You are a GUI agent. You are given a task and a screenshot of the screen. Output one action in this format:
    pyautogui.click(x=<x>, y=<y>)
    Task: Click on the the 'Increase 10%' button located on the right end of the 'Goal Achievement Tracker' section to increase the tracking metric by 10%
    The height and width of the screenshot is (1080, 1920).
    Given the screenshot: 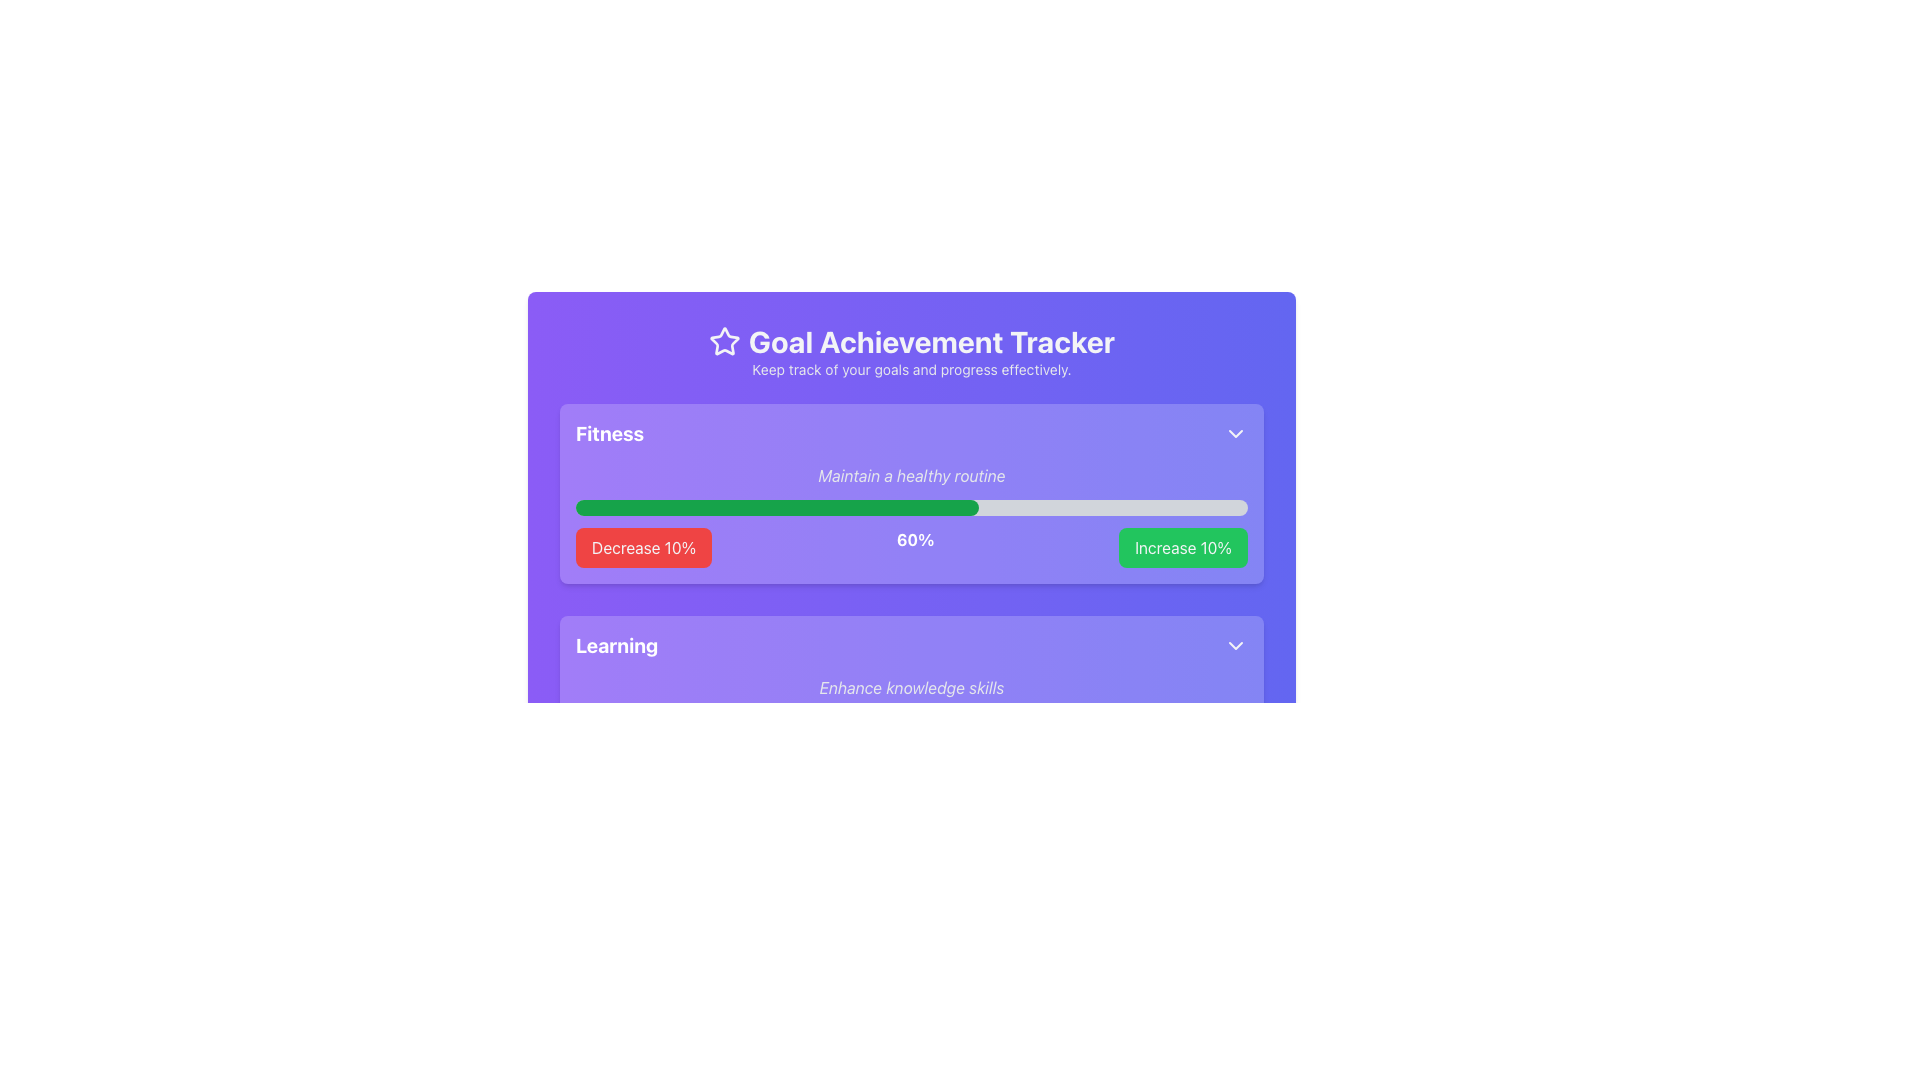 What is the action you would take?
    pyautogui.click(x=1183, y=547)
    